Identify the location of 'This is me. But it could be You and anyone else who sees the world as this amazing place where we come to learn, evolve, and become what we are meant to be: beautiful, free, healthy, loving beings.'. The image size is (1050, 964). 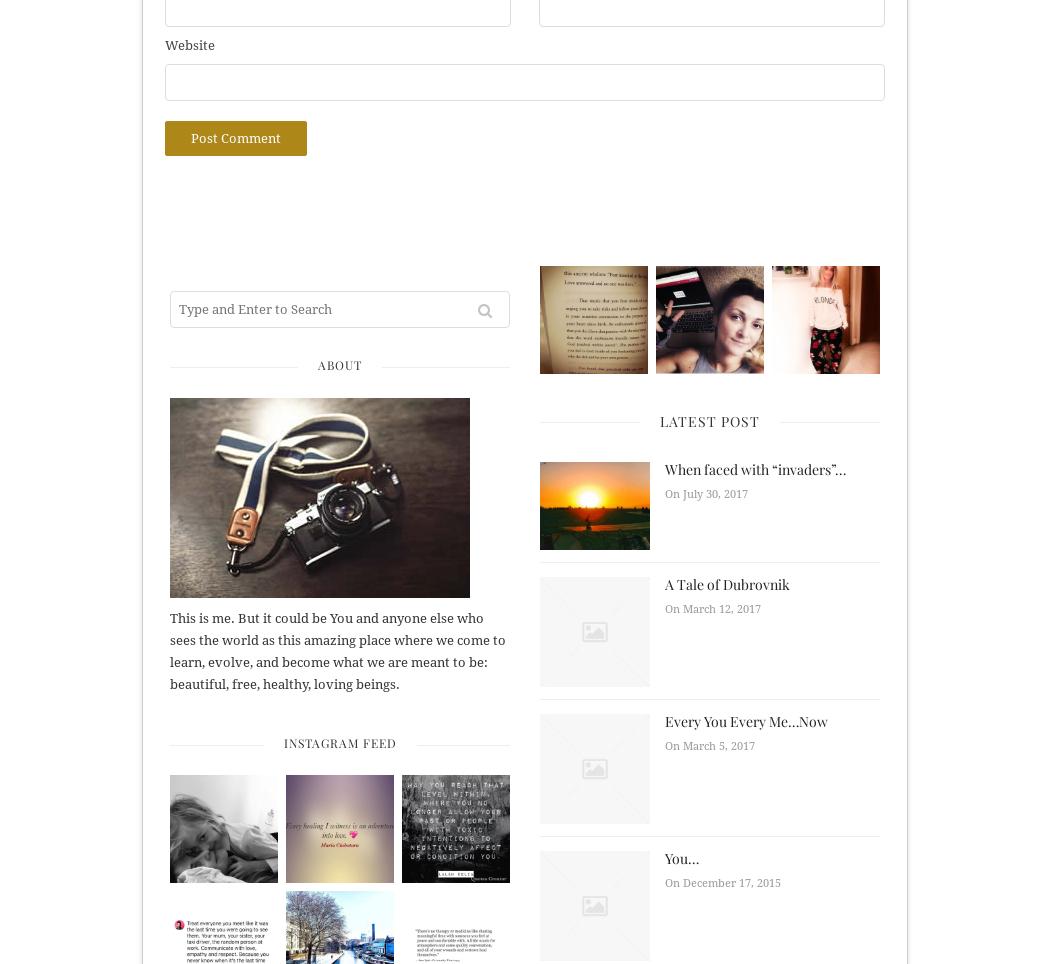
(169, 649).